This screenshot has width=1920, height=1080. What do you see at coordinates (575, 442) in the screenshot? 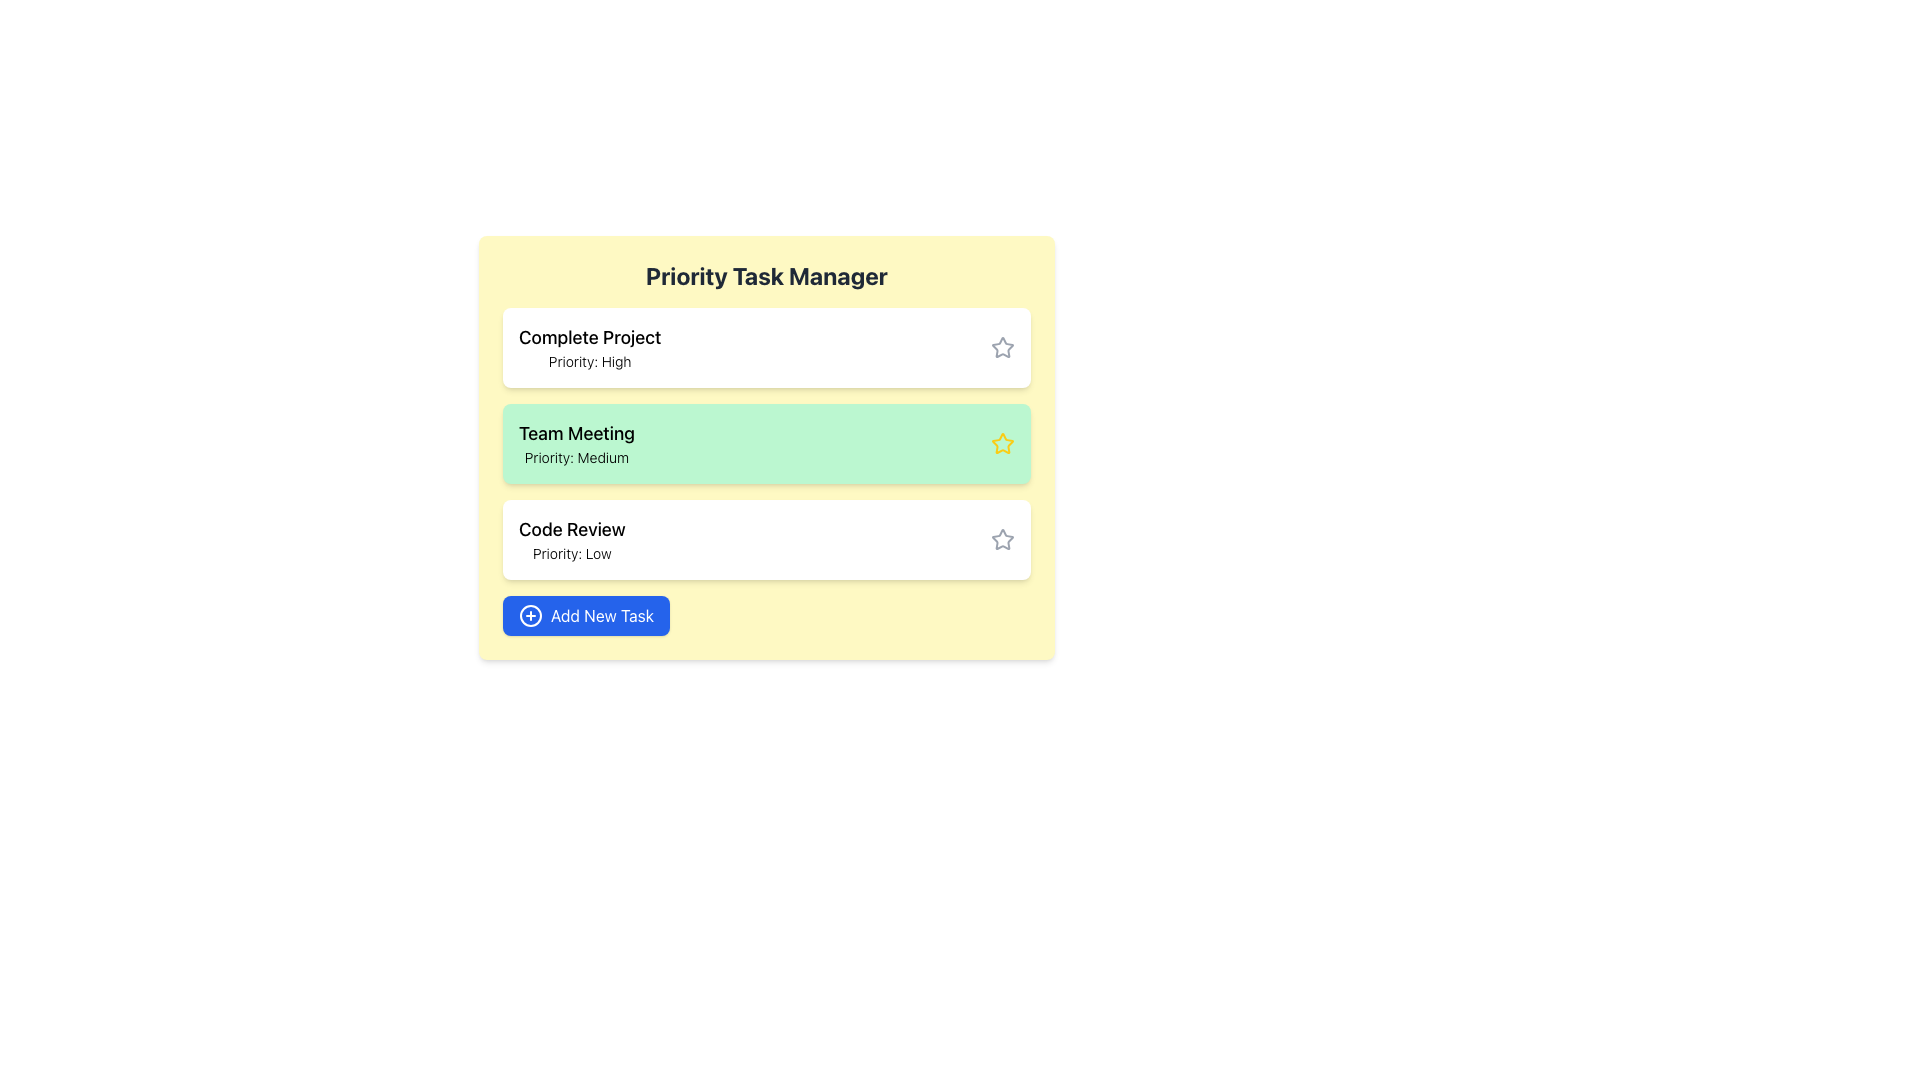
I see `the static text display that shows the task title 'Team Meeting' and its priority level 'Medium' in the Priority Task Manager interface` at bounding box center [575, 442].